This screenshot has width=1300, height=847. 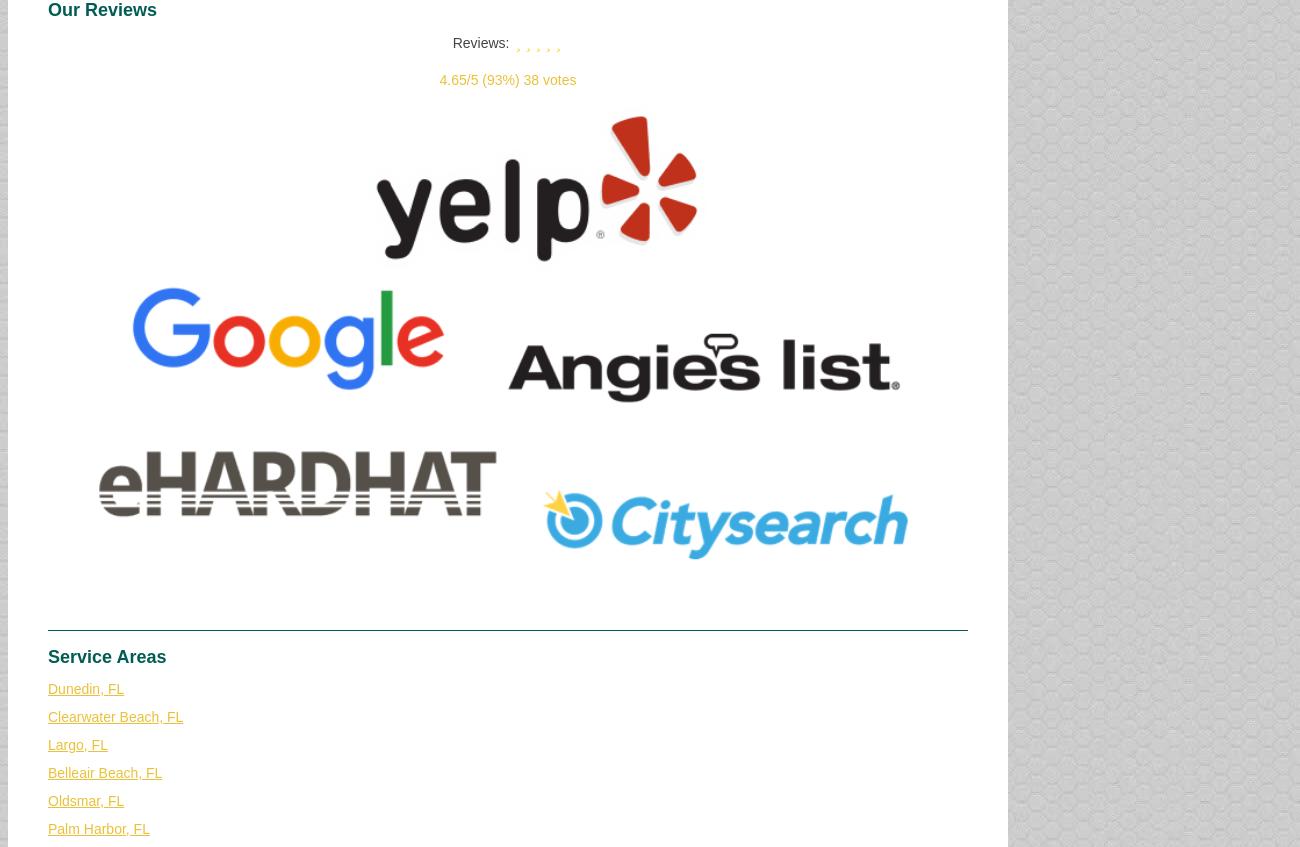 What do you see at coordinates (105, 771) in the screenshot?
I see `'Belleair Beach, FL'` at bounding box center [105, 771].